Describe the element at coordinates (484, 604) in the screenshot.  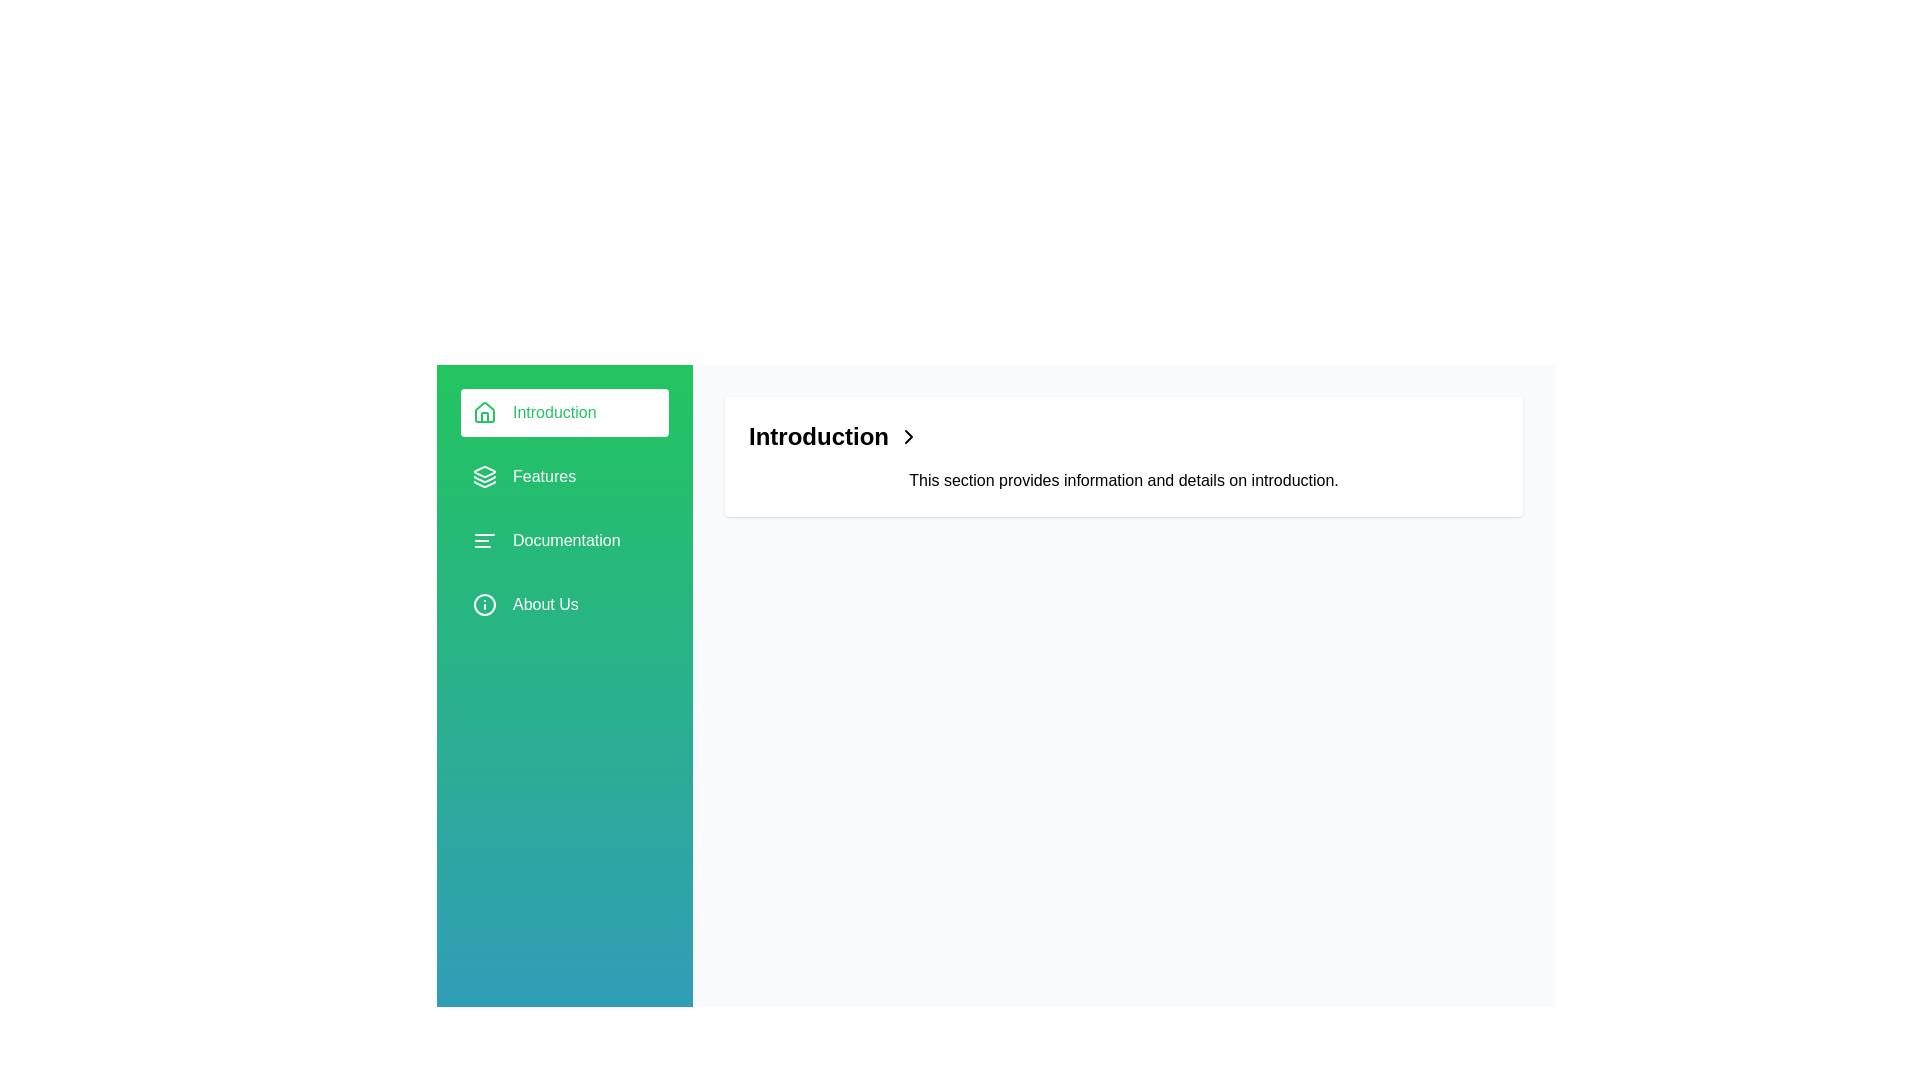
I see `the circular icon with a white outline and green background that features an 'info' symbol, located to the left of the 'About Us' text in the navigation panel` at that location.